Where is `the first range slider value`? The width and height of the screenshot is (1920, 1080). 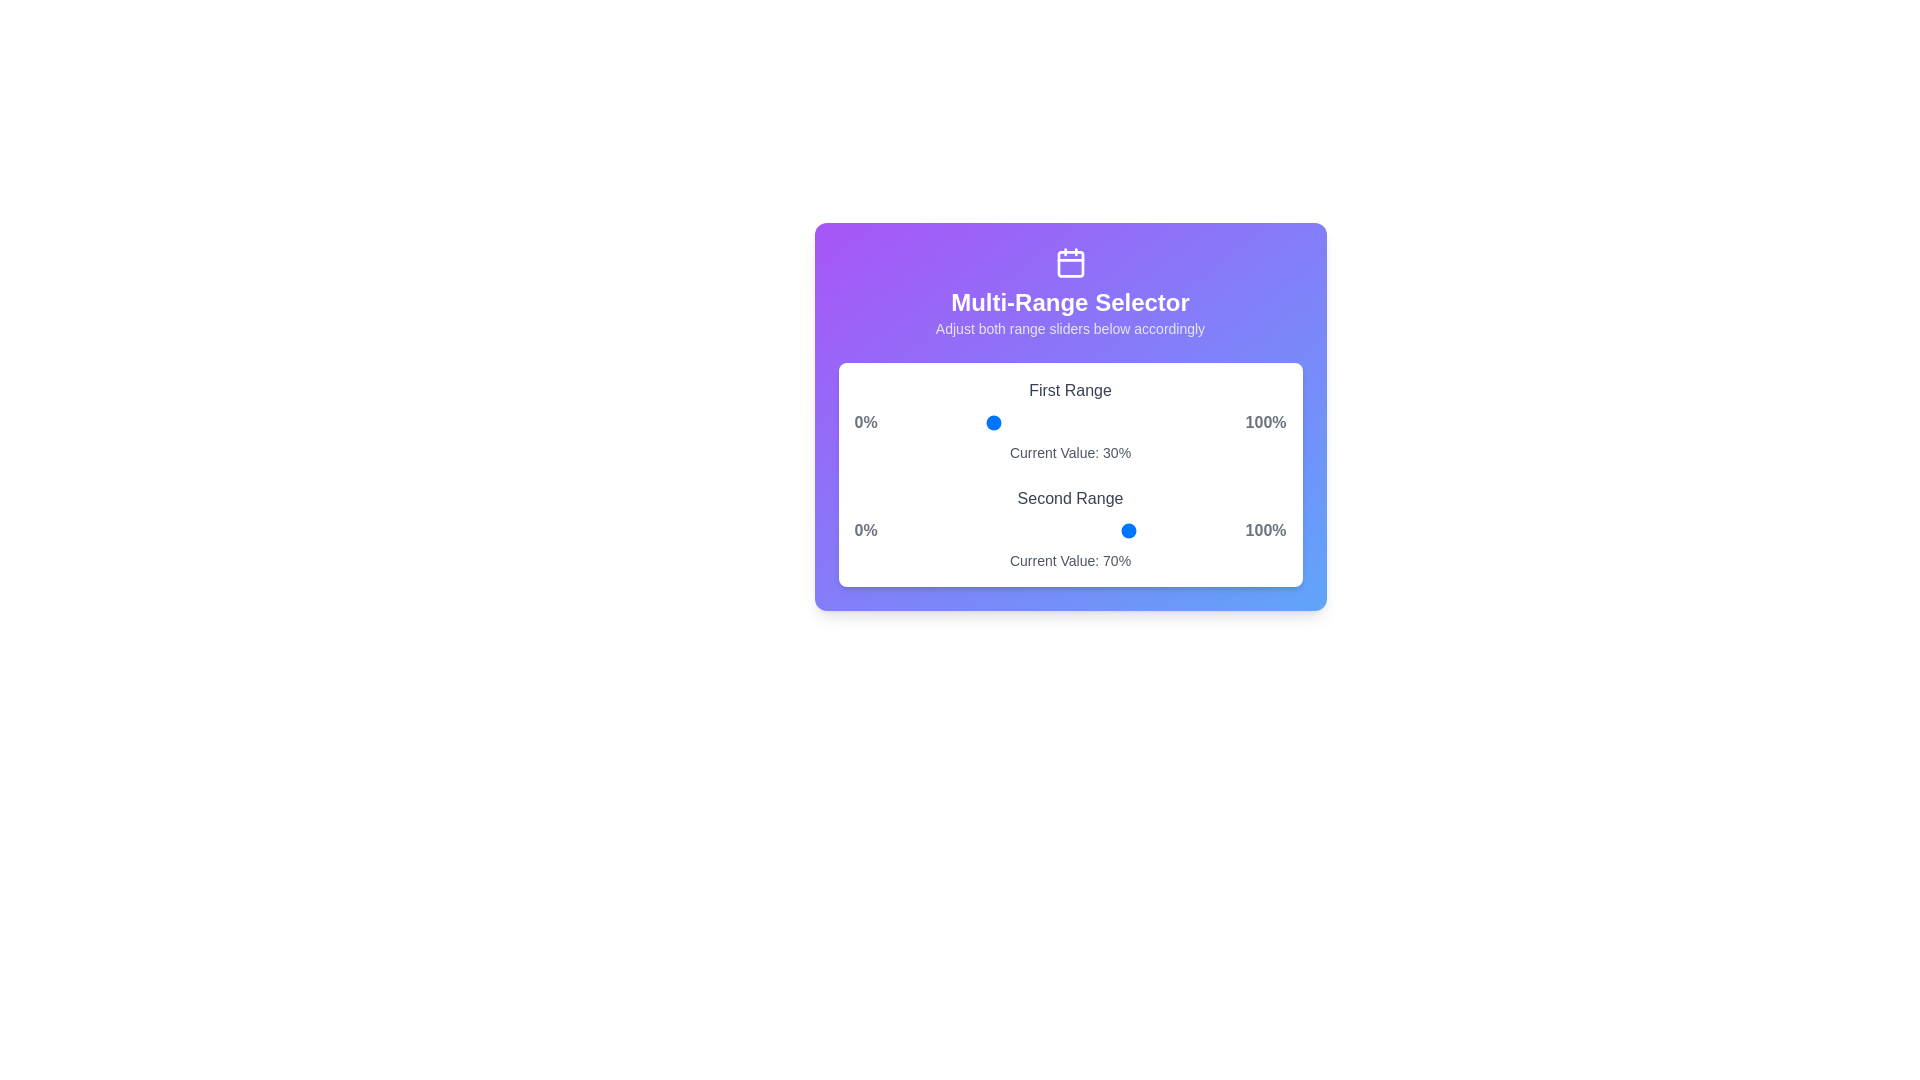
the first range slider value is located at coordinates (884, 422).